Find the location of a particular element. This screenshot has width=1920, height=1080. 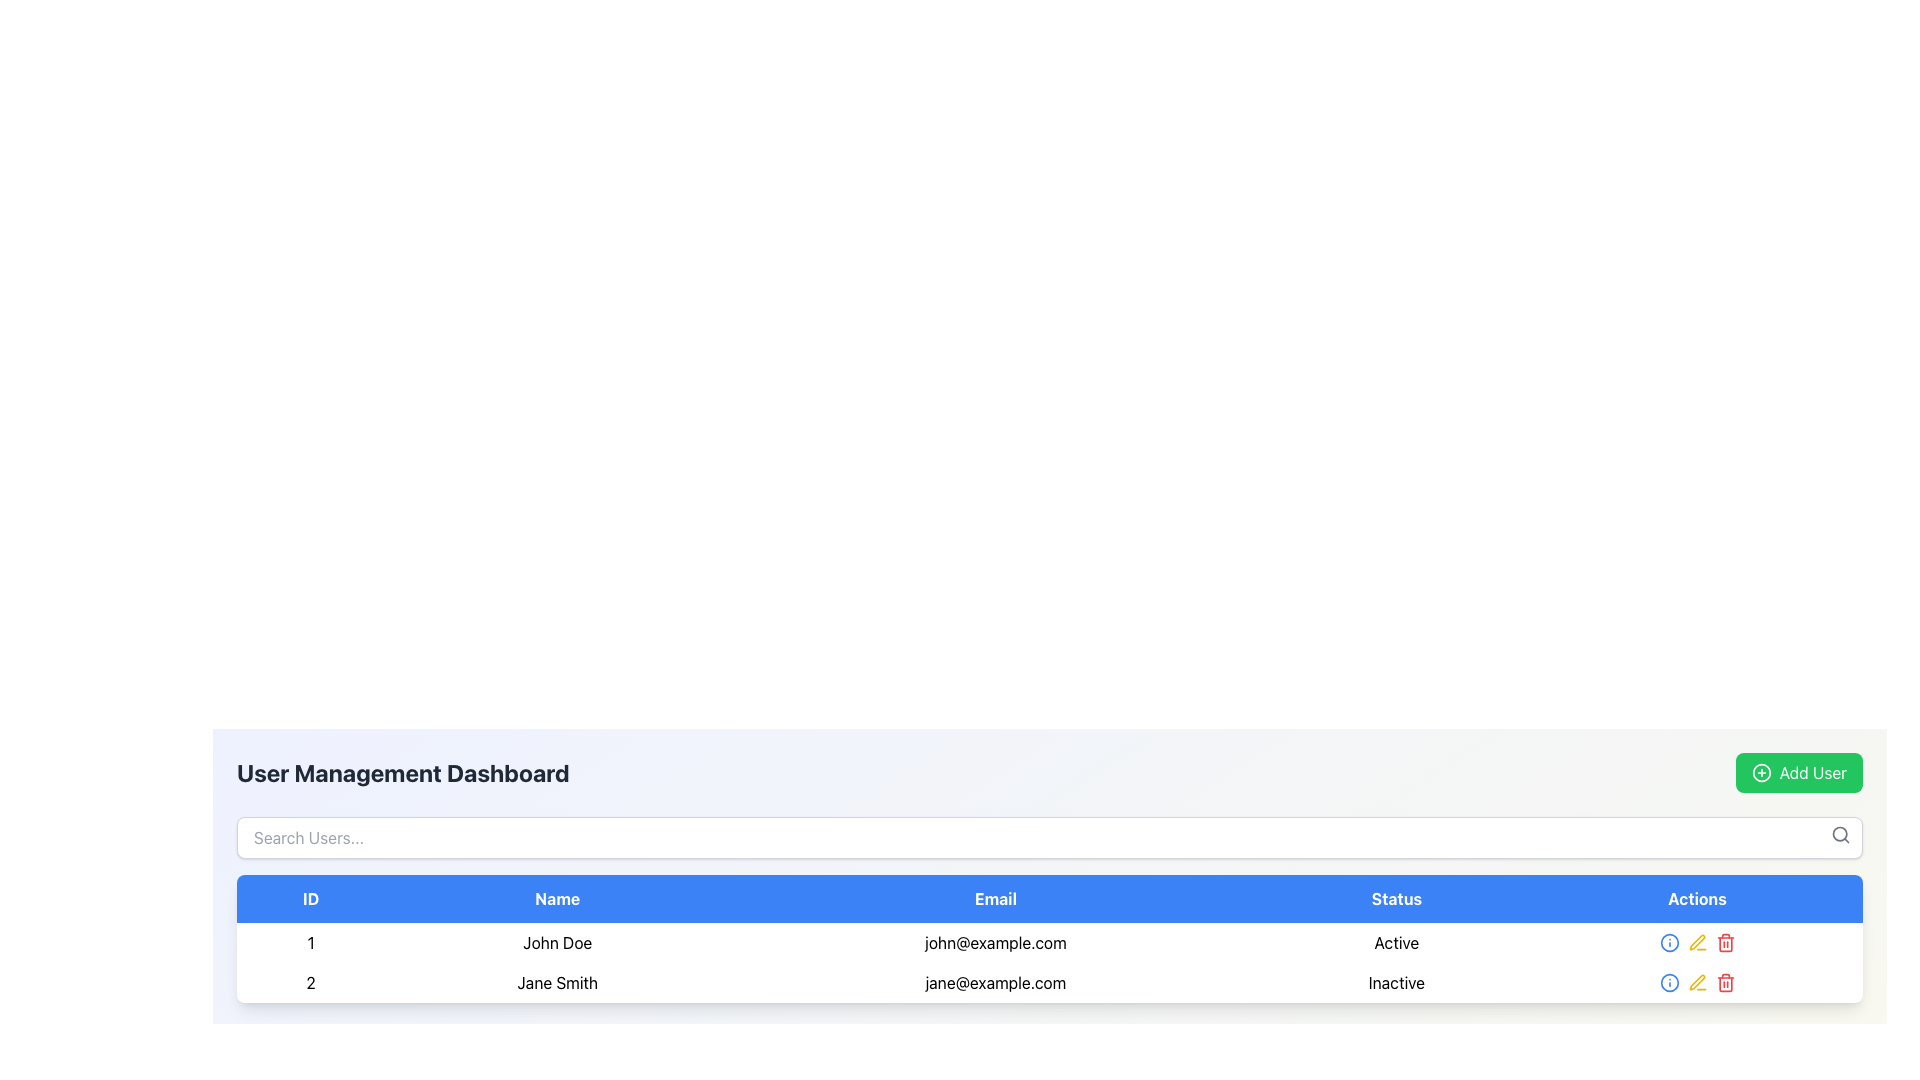

the 'Delete' icon button located is located at coordinates (1724, 942).